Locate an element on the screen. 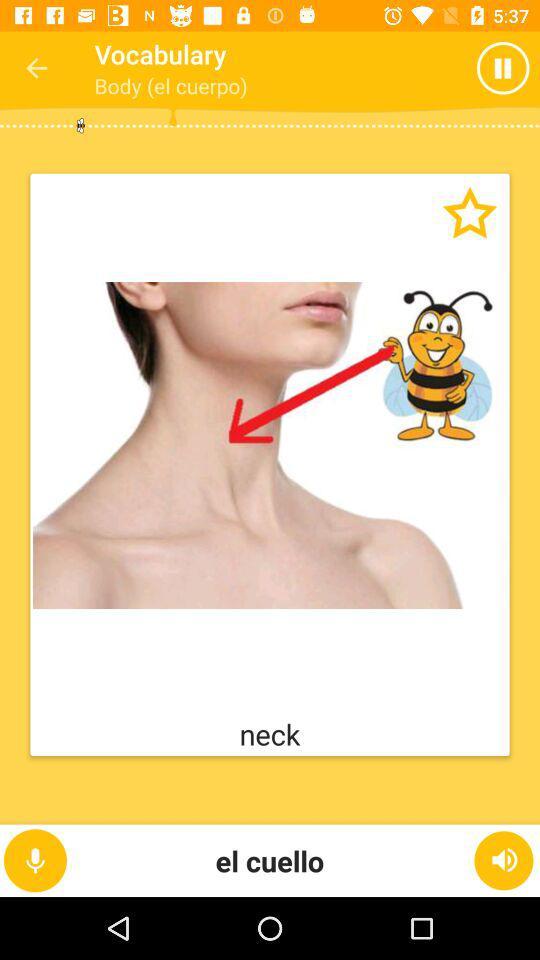 This screenshot has width=540, height=960. the volume icon is located at coordinates (503, 859).